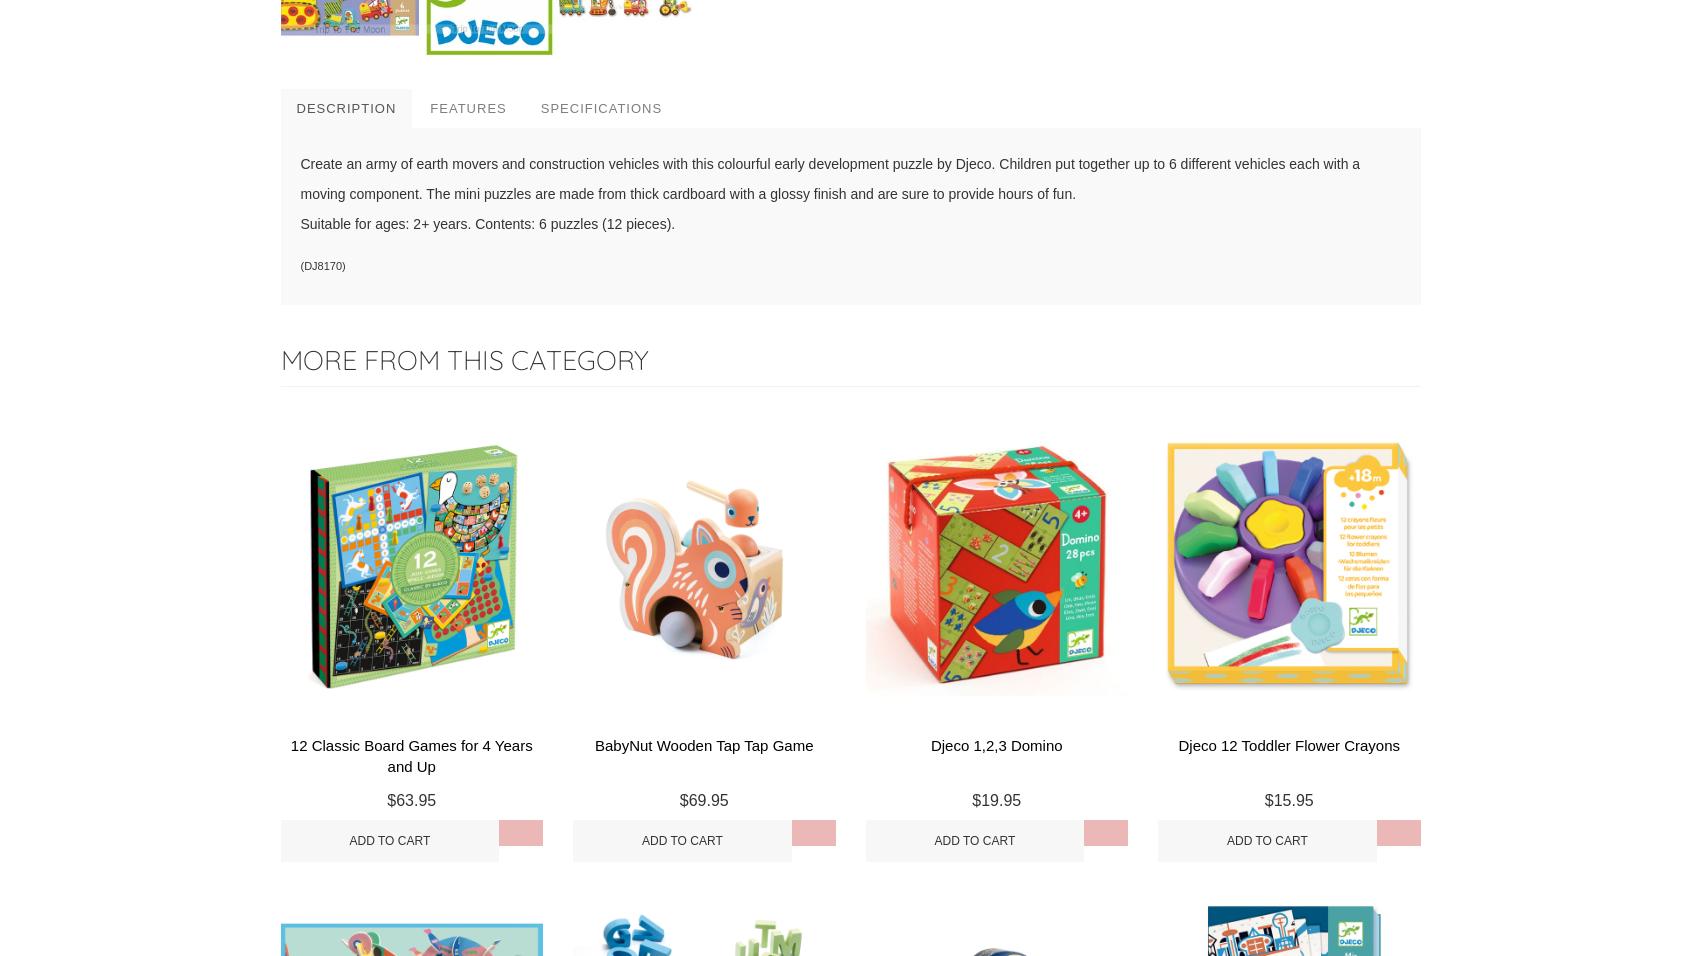  What do you see at coordinates (410, 799) in the screenshot?
I see `'$63.95'` at bounding box center [410, 799].